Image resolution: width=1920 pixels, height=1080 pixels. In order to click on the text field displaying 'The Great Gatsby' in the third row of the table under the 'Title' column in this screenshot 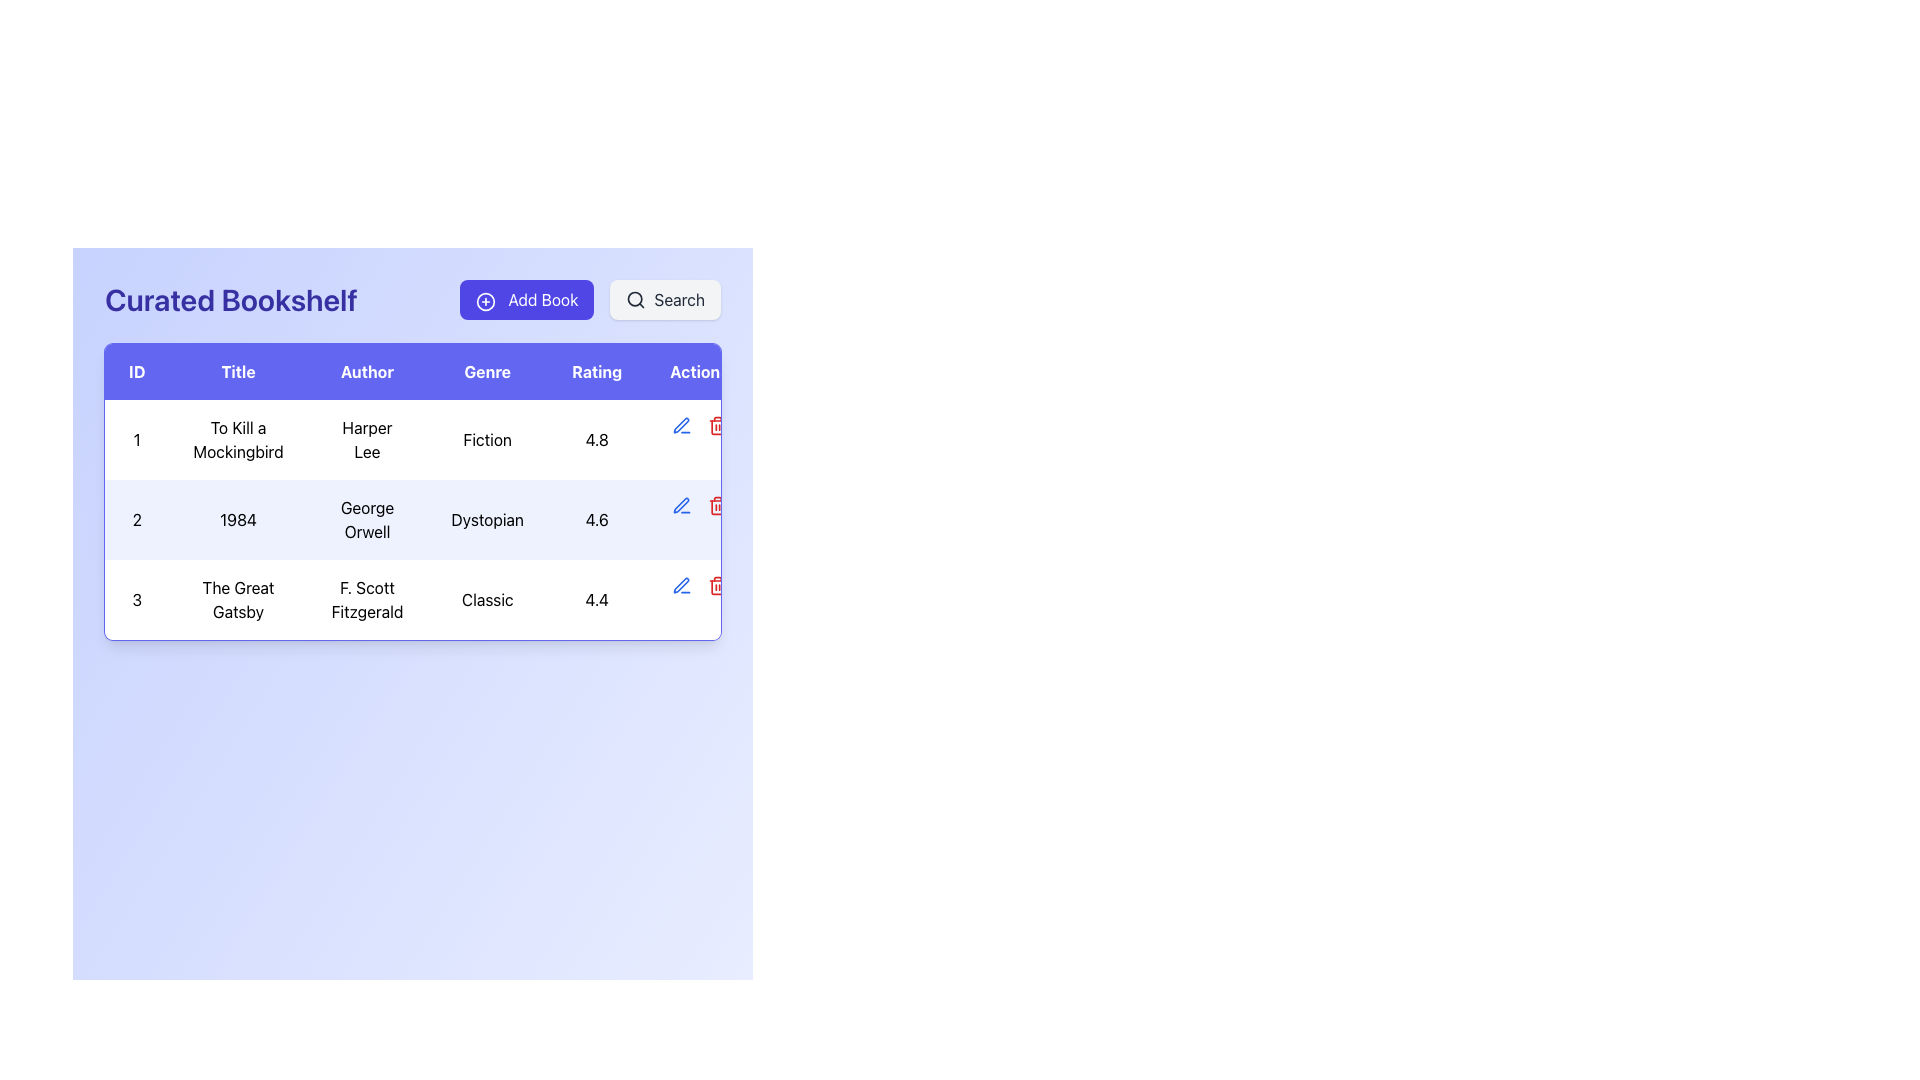, I will do `click(238, 599)`.